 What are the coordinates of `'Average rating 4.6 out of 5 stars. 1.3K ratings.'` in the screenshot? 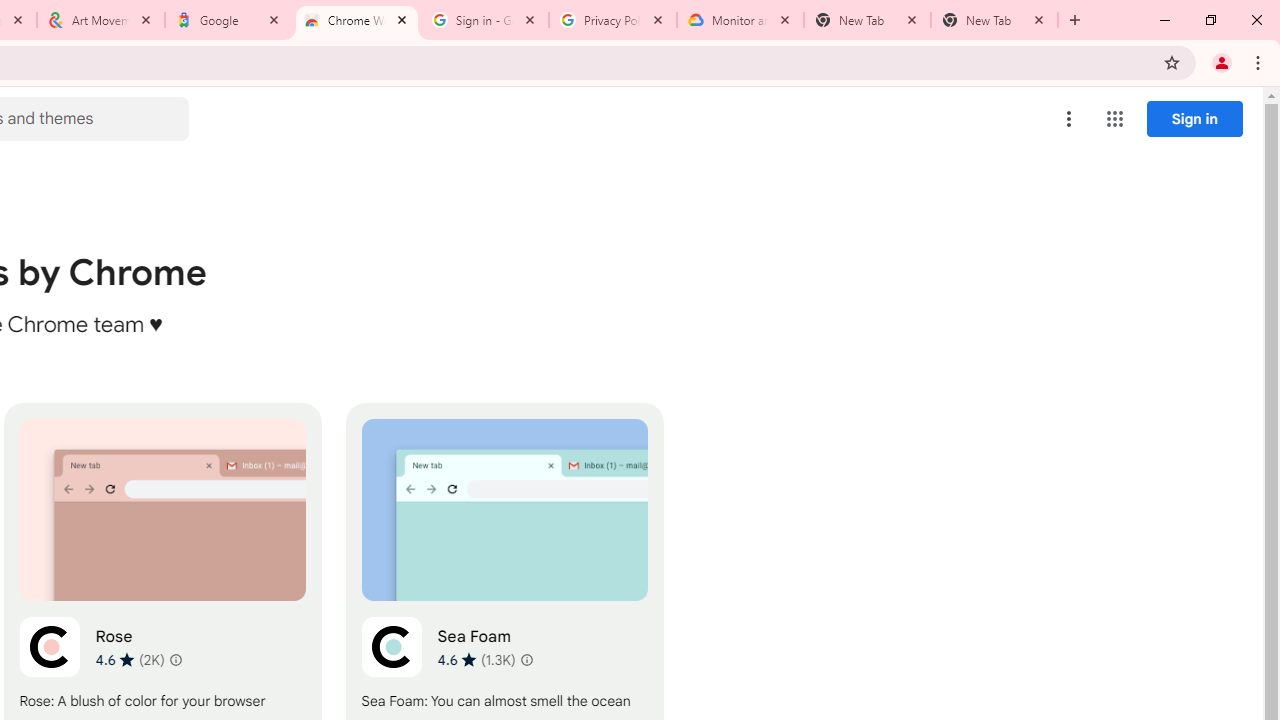 It's located at (475, 659).